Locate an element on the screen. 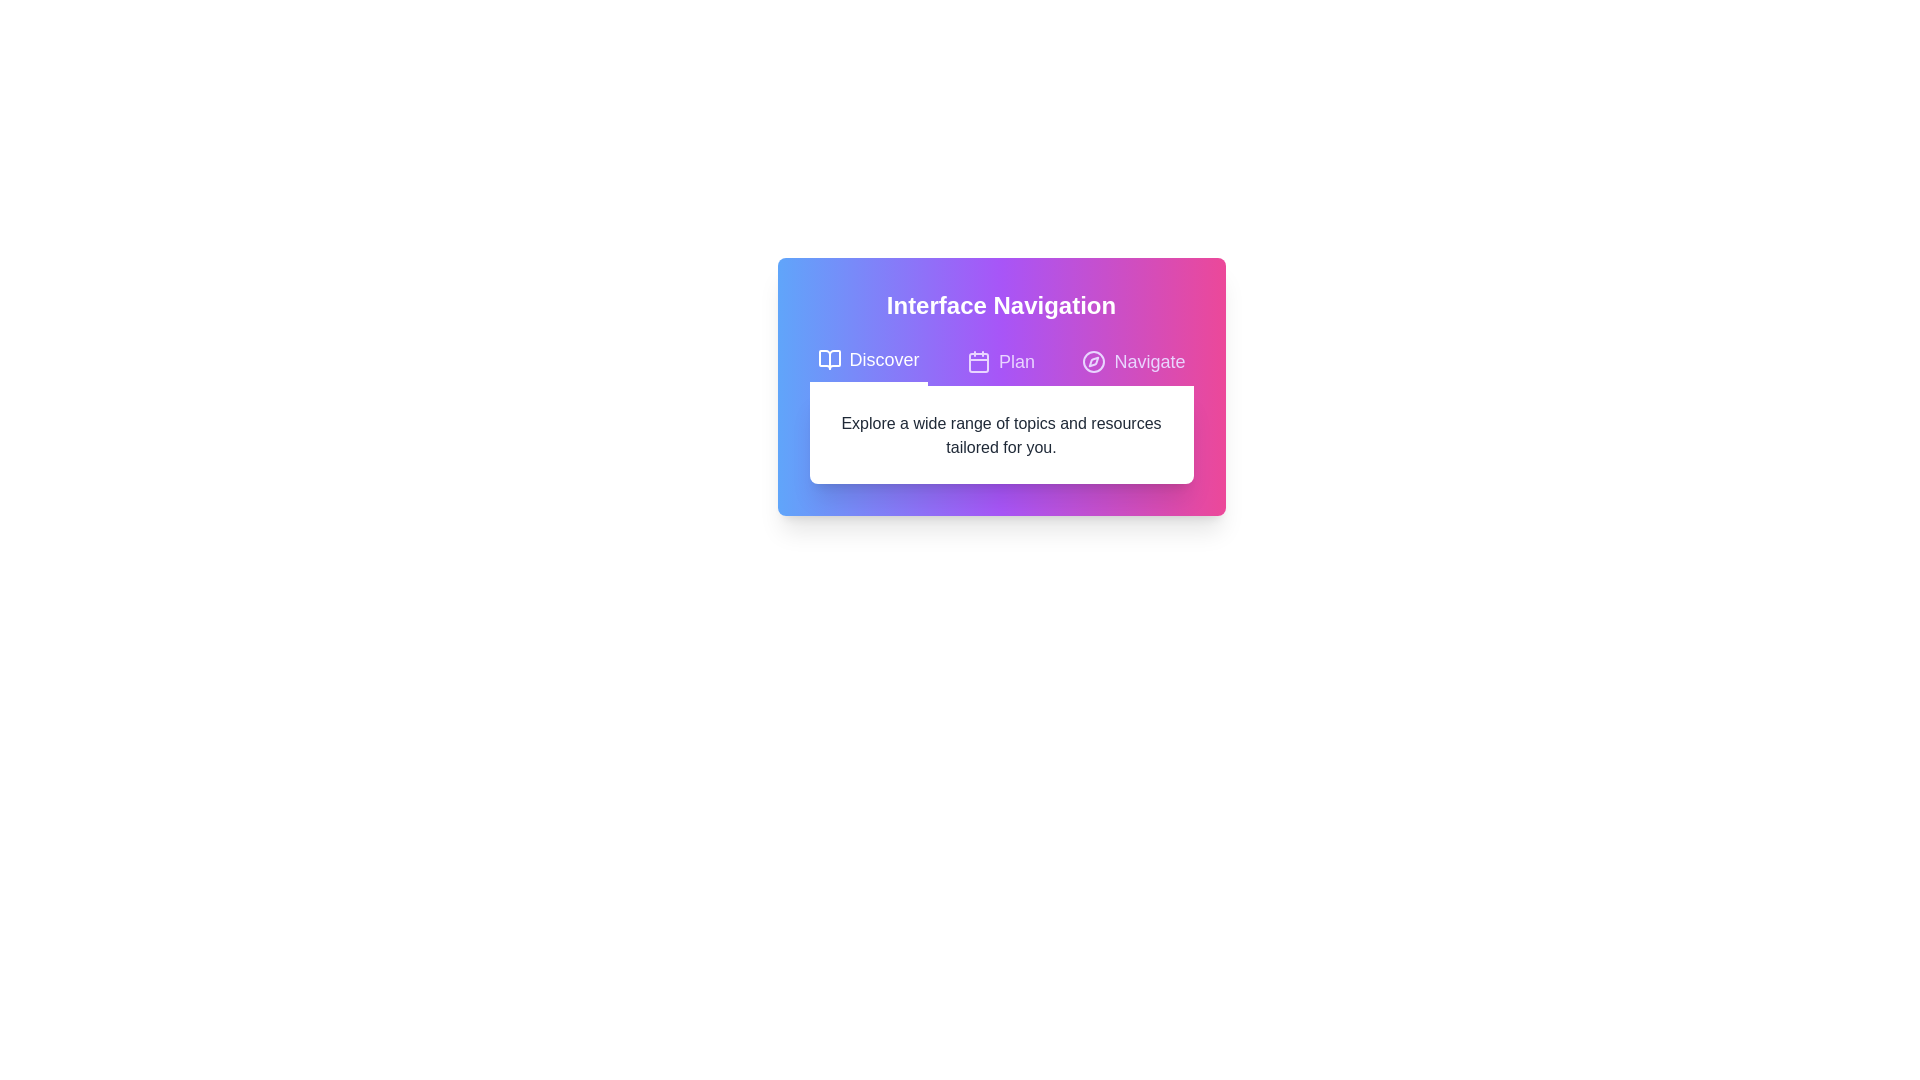  the compass icon located to the left of the 'Navigate' text label in the navigation bar is located at coordinates (1093, 362).